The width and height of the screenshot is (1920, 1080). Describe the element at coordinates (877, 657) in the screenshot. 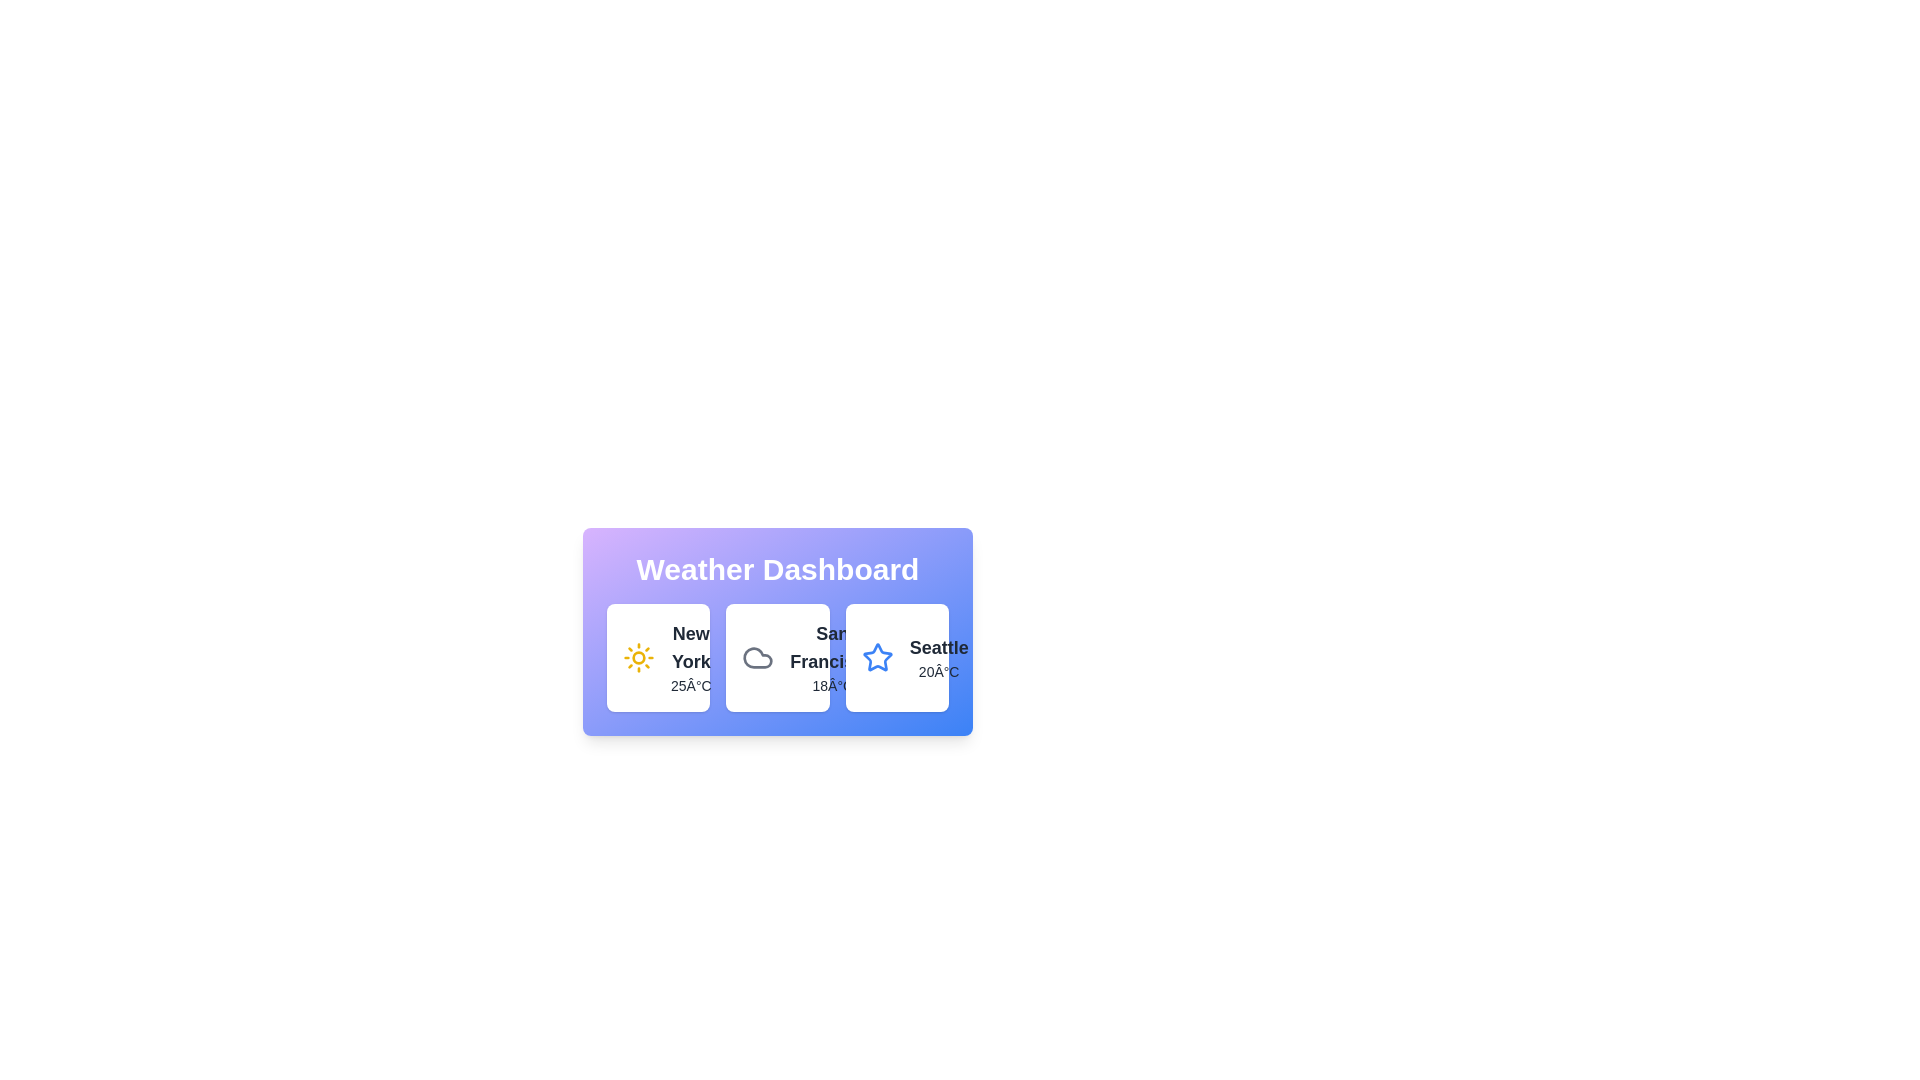

I see `the star icon` at that location.